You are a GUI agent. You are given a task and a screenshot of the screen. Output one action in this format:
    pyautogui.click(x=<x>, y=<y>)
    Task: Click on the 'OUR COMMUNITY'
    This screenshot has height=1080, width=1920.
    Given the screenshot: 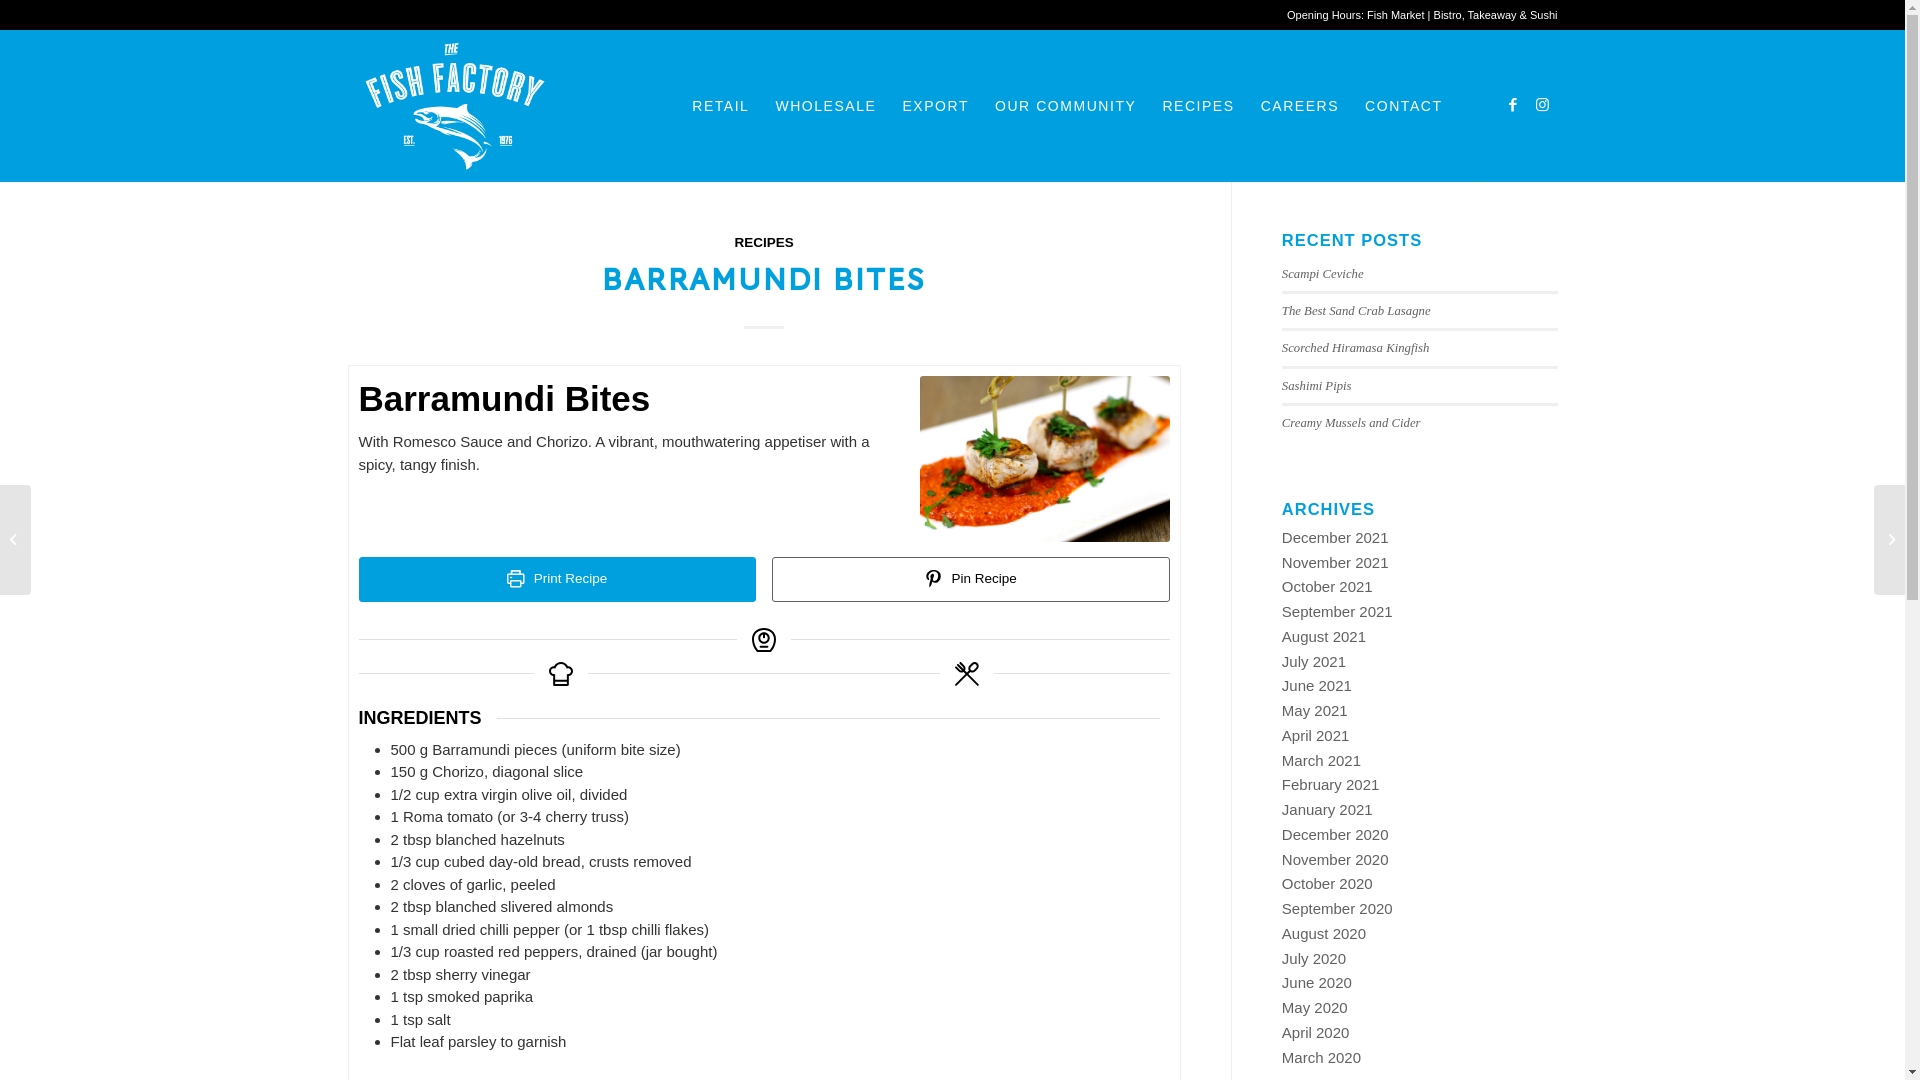 What is the action you would take?
    pyautogui.click(x=1064, y=105)
    